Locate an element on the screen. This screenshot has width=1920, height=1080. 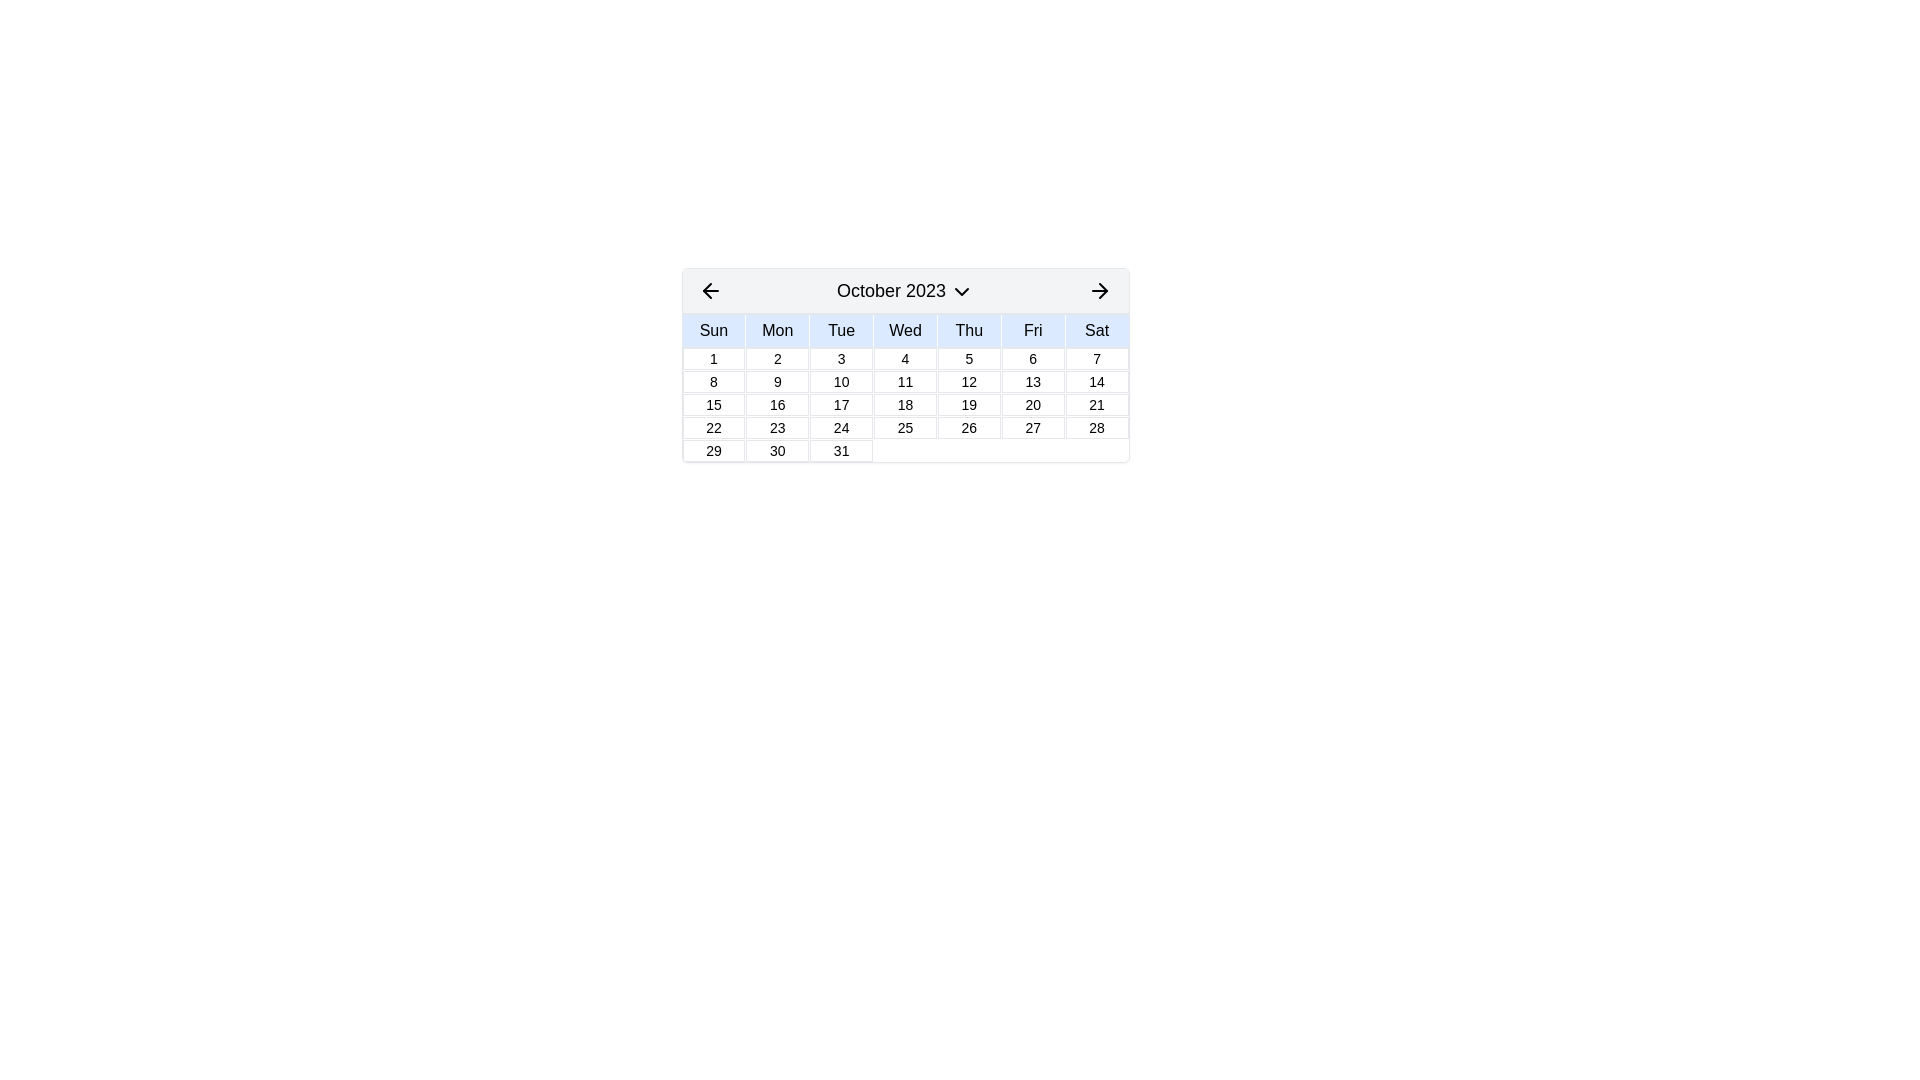
the calendar date tile displaying the number '3', which is located is located at coordinates (841, 357).